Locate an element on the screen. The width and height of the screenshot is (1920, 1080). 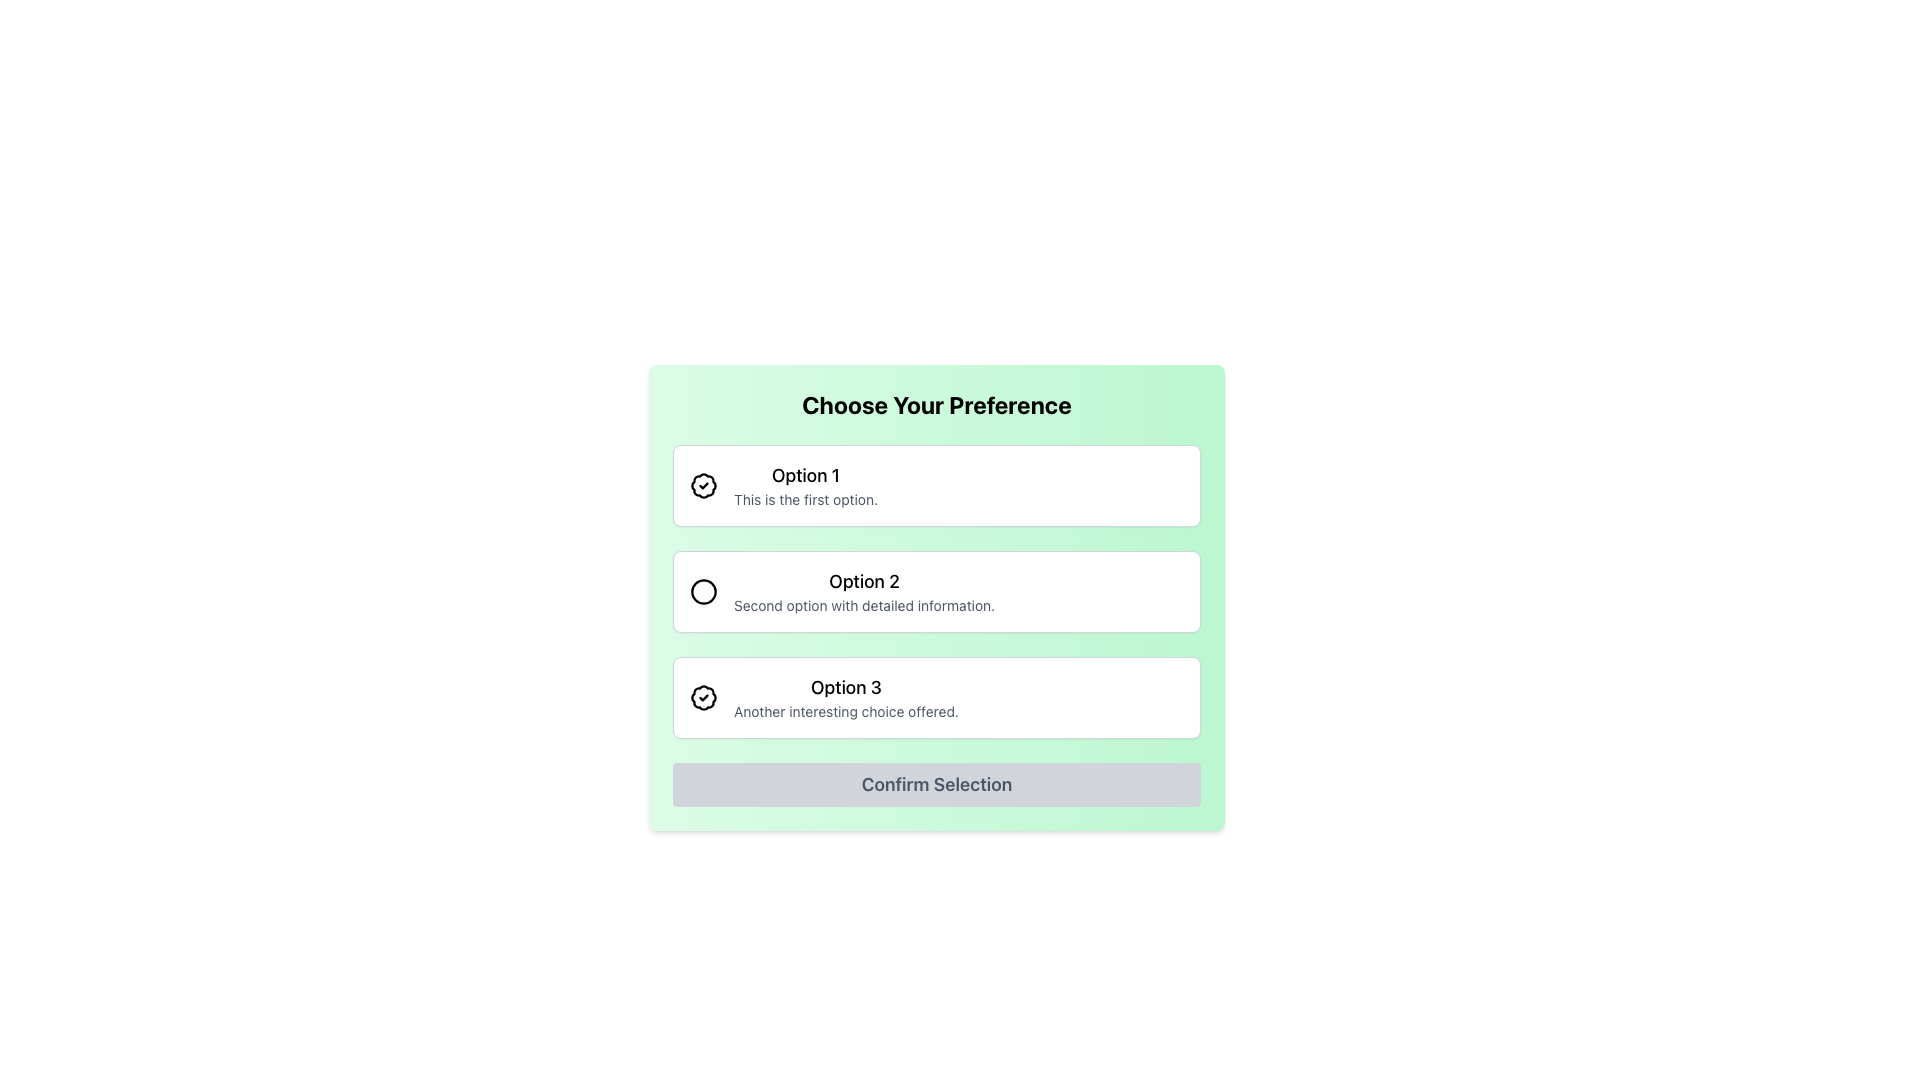
the Static Text Label that displays the title of the first selectable option in the list, located below 'Choose Your Preference' and inside the first option card is located at coordinates (806, 475).